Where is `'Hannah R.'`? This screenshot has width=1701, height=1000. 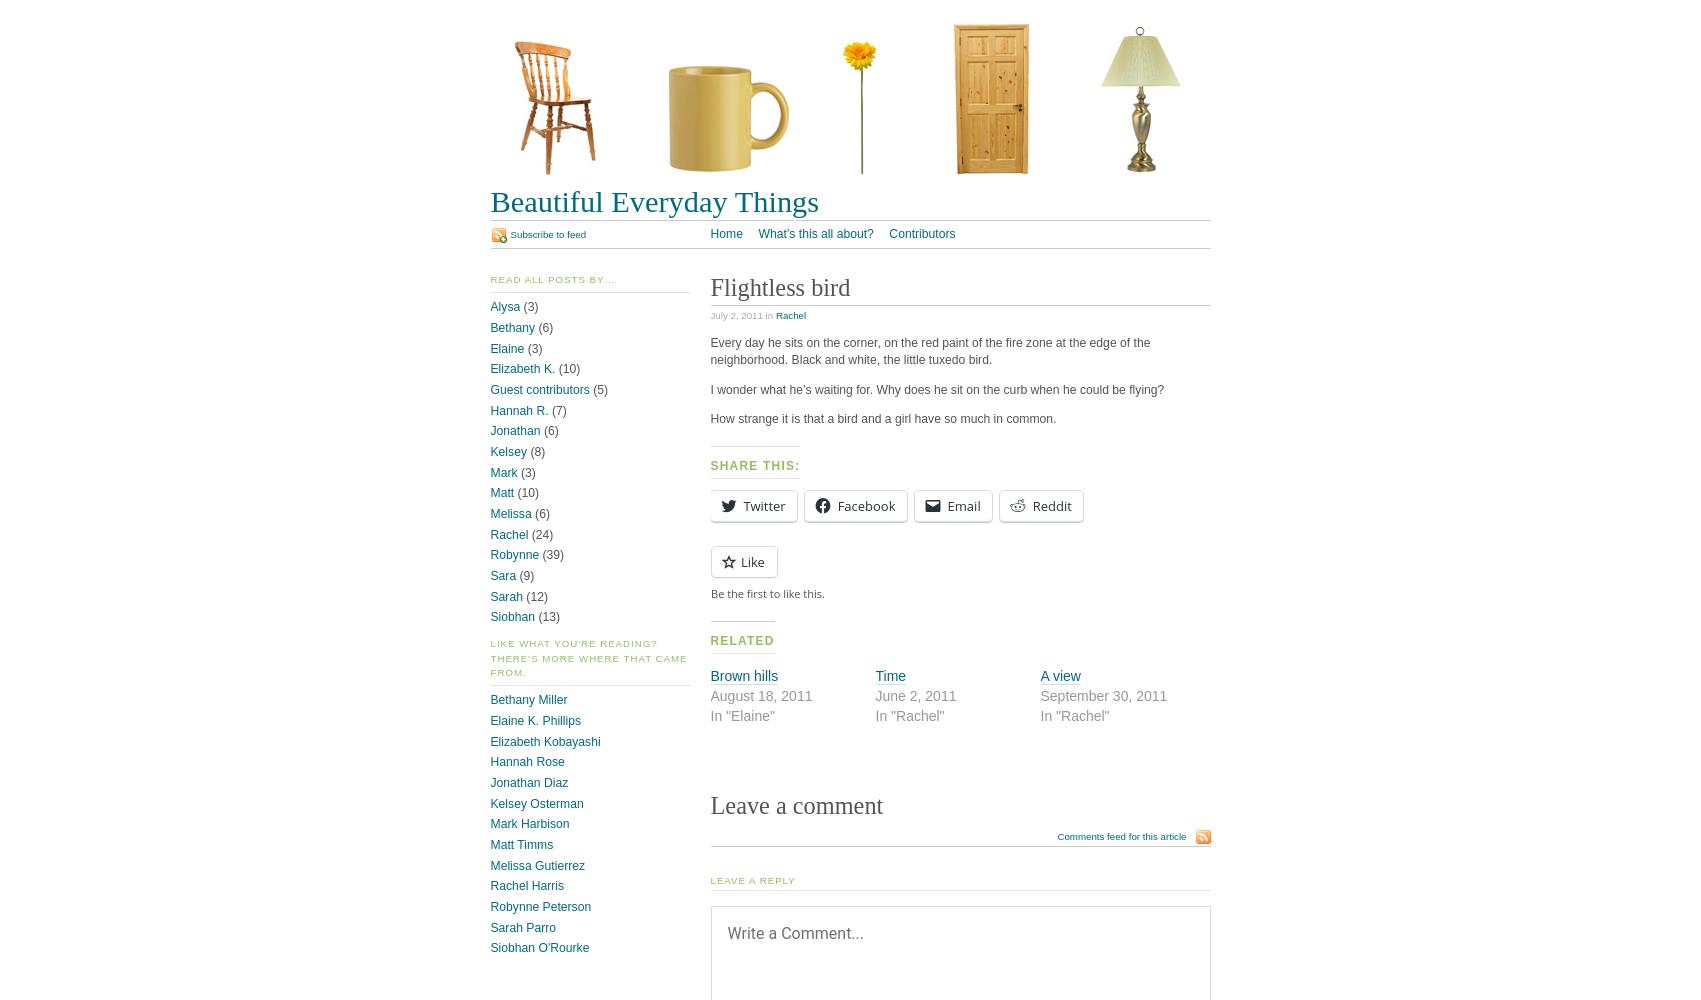
'Hannah R.' is located at coordinates (518, 410).